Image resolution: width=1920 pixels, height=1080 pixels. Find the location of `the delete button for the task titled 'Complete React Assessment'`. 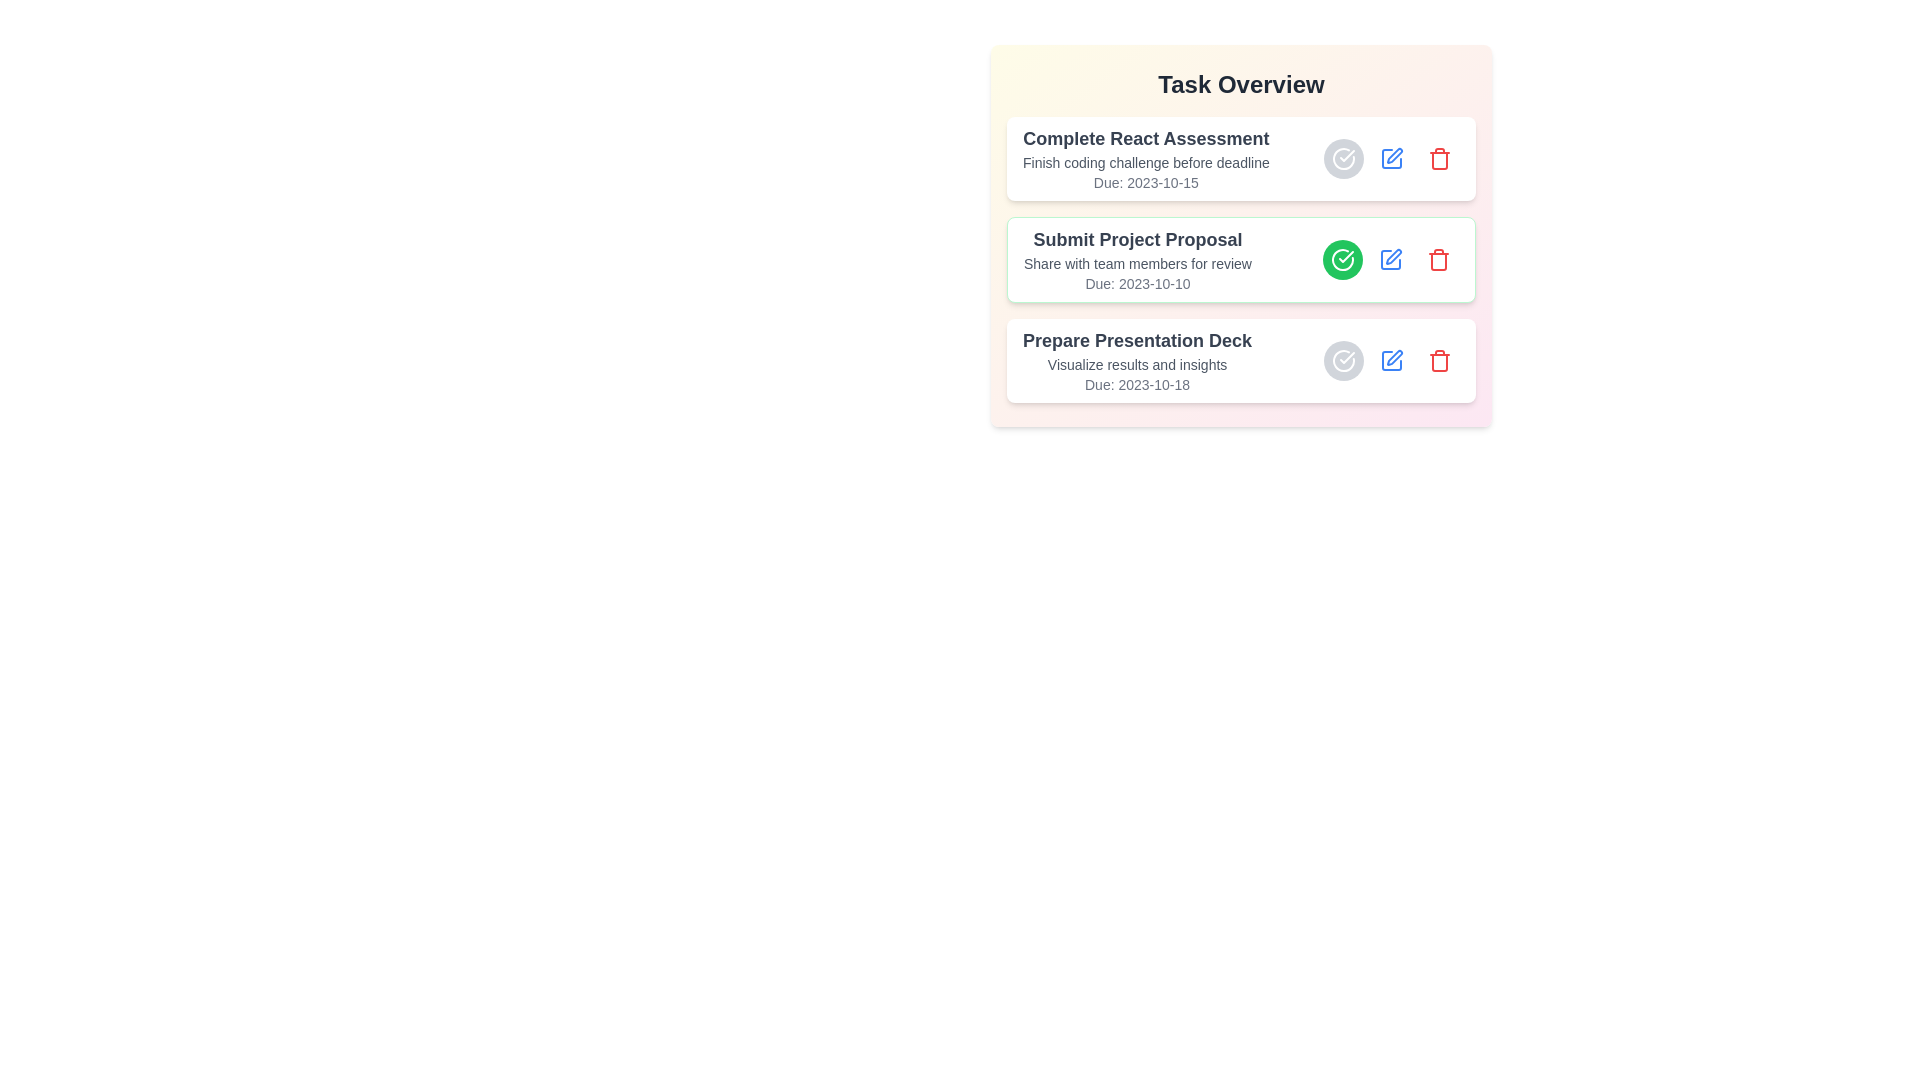

the delete button for the task titled 'Complete React Assessment' is located at coordinates (1440, 157).